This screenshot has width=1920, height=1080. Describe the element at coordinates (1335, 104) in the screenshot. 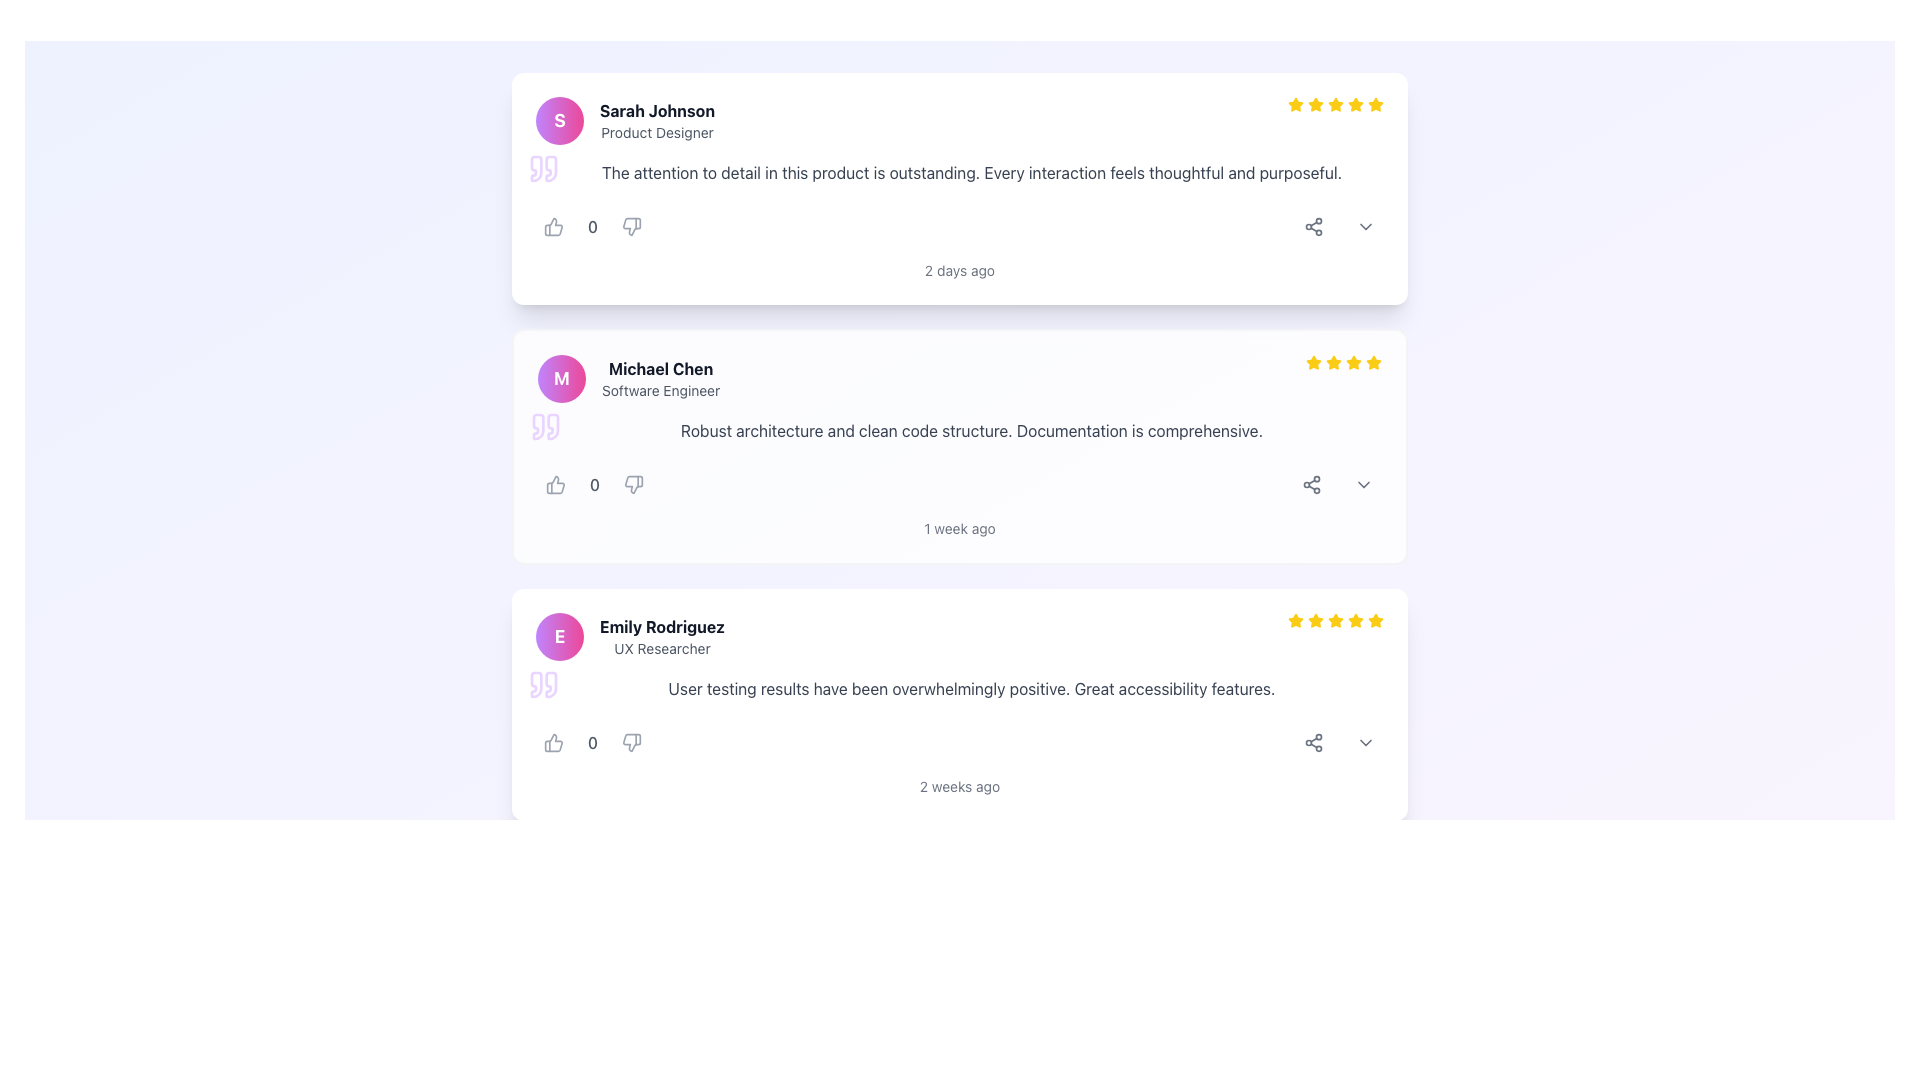

I see `the visual appearance of the fully filled star rating icon, which is the fifth star in a horizontal row of five stars located to the top right of Sarah Johnson's comment box` at that location.